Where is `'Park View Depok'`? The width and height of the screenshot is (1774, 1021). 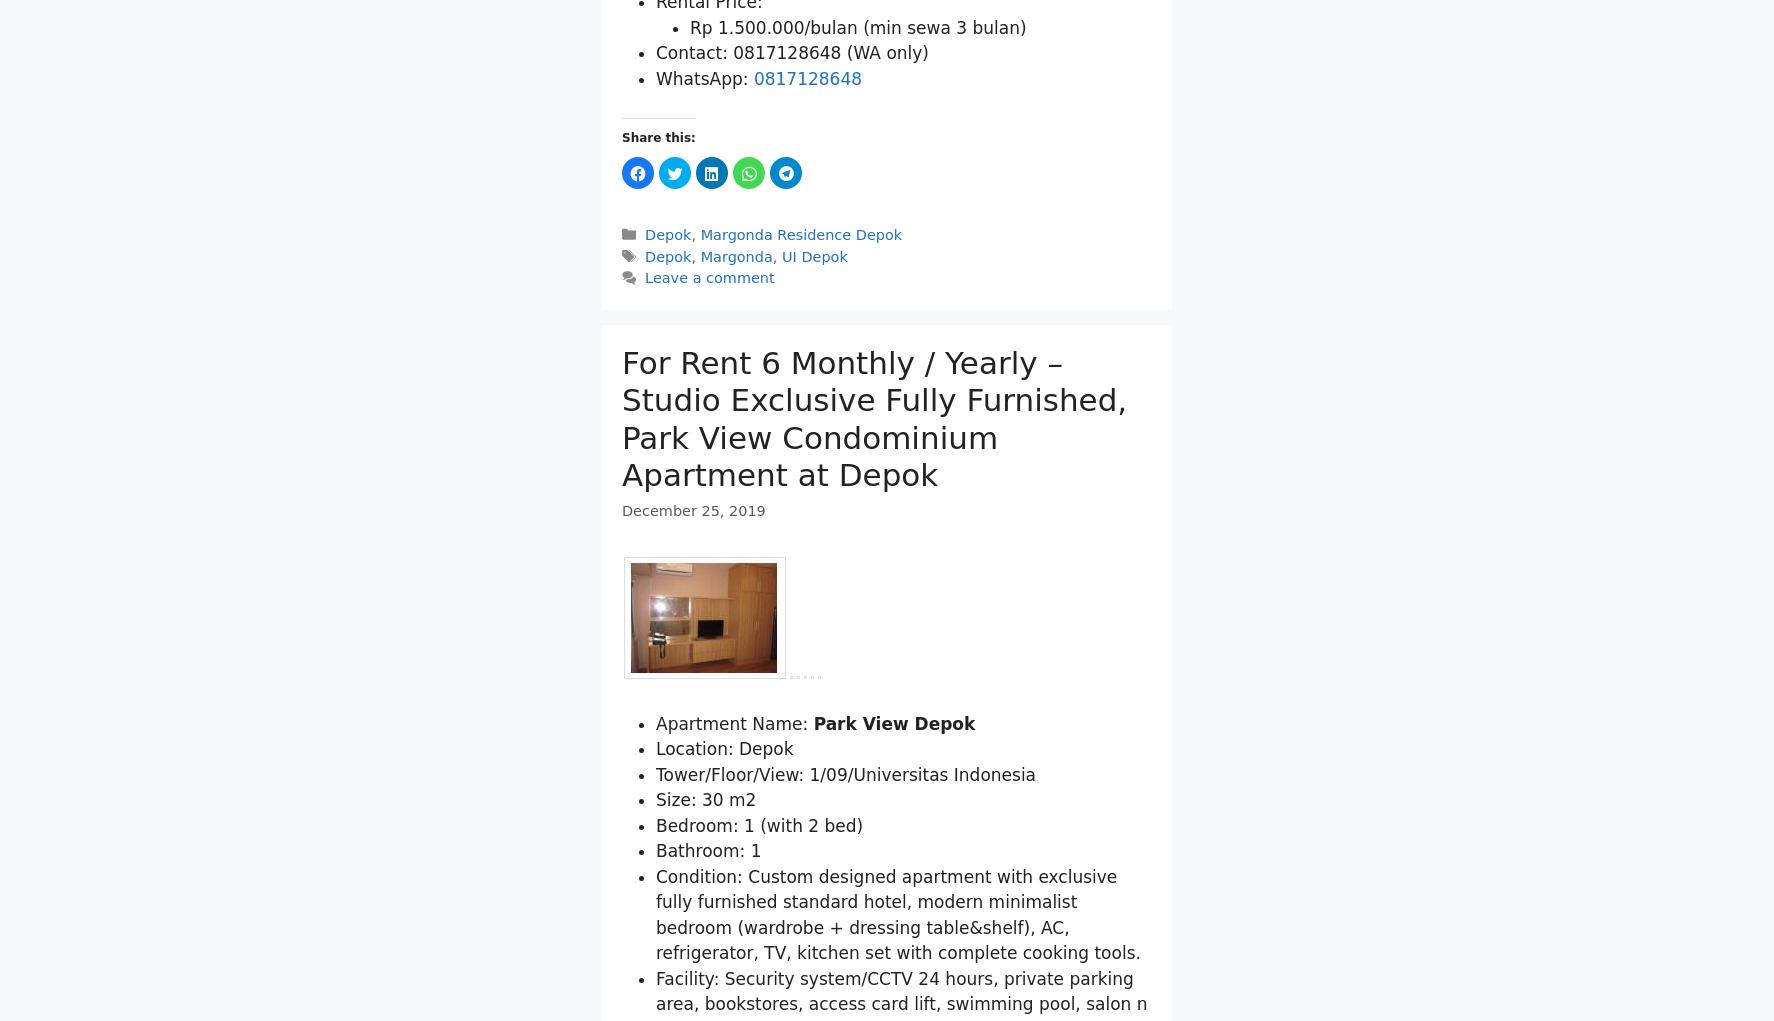
'Park View Depok' is located at coordinates (892, 955).